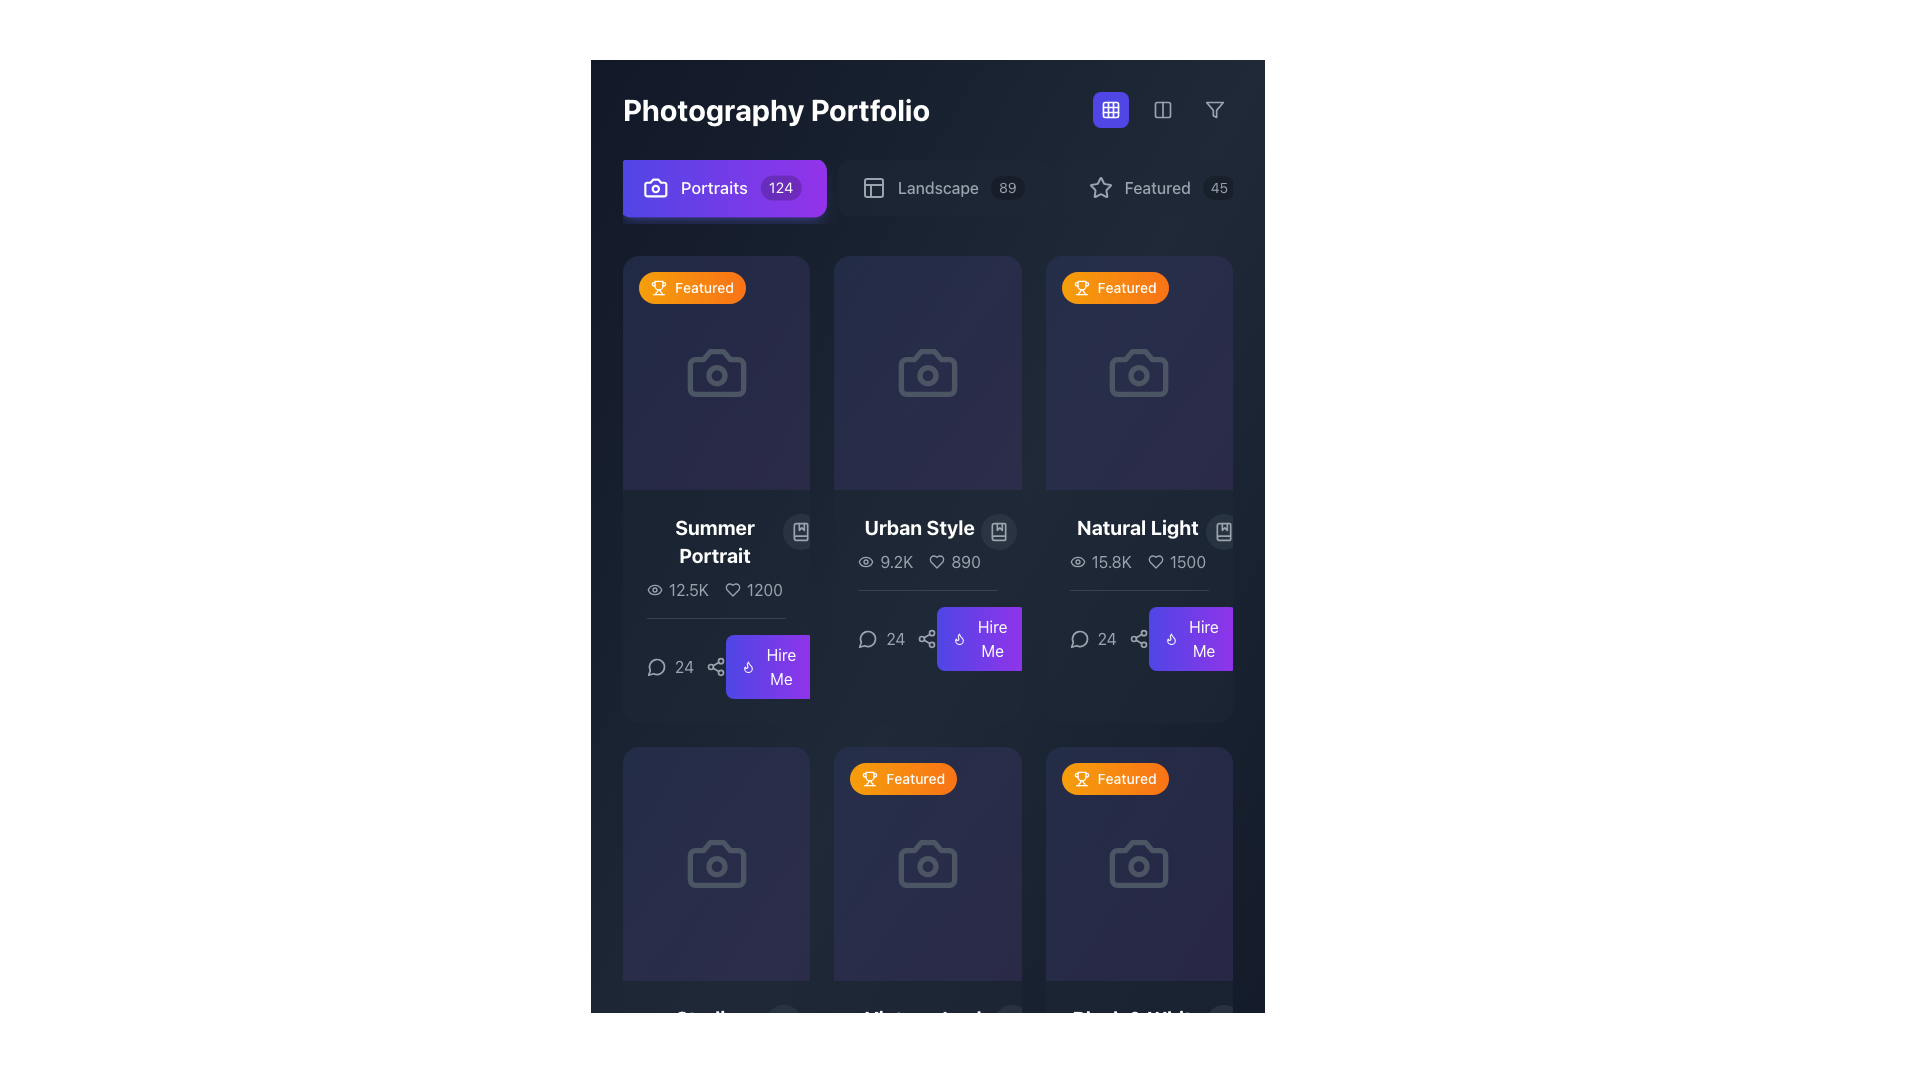  I want to click on the third button from the left in the 'Natural Light' section, so click(1193, 639).